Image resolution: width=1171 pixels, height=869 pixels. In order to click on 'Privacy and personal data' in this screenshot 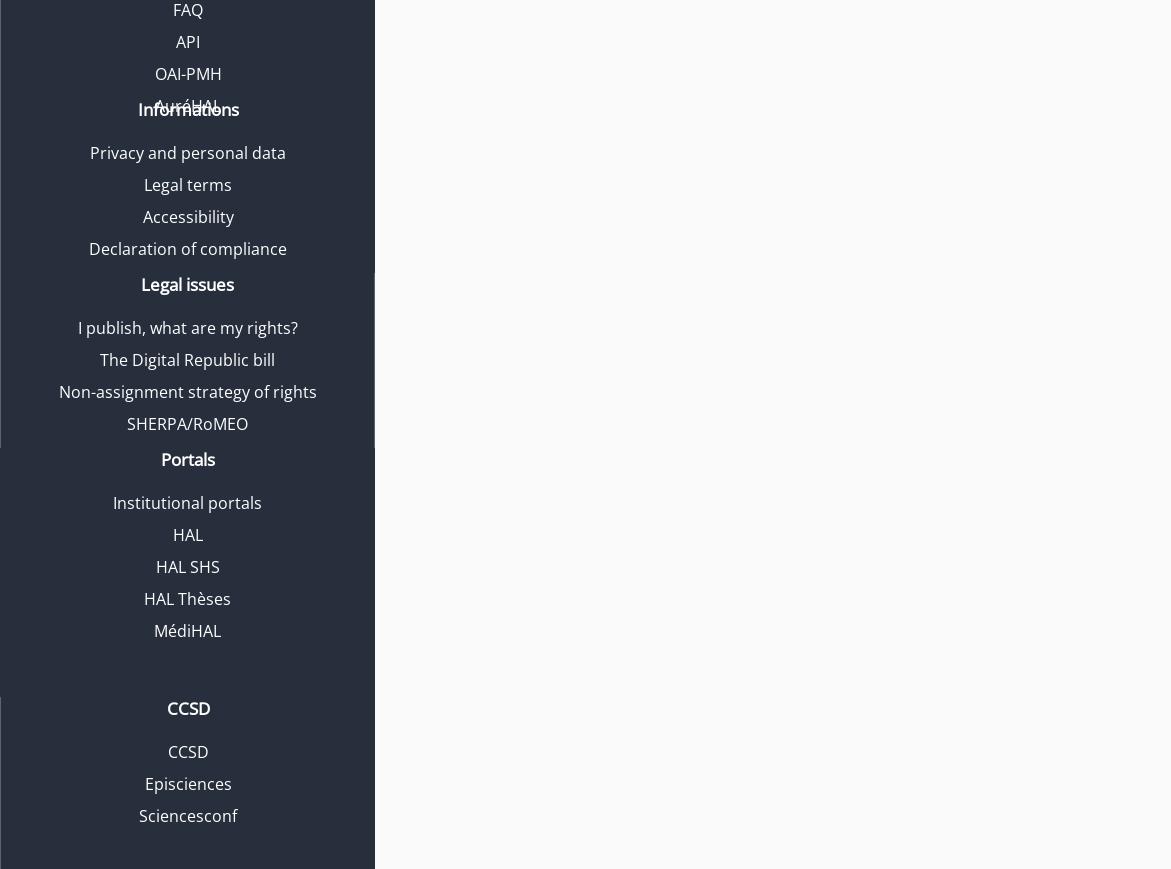, I will do `click(186, 152)`.